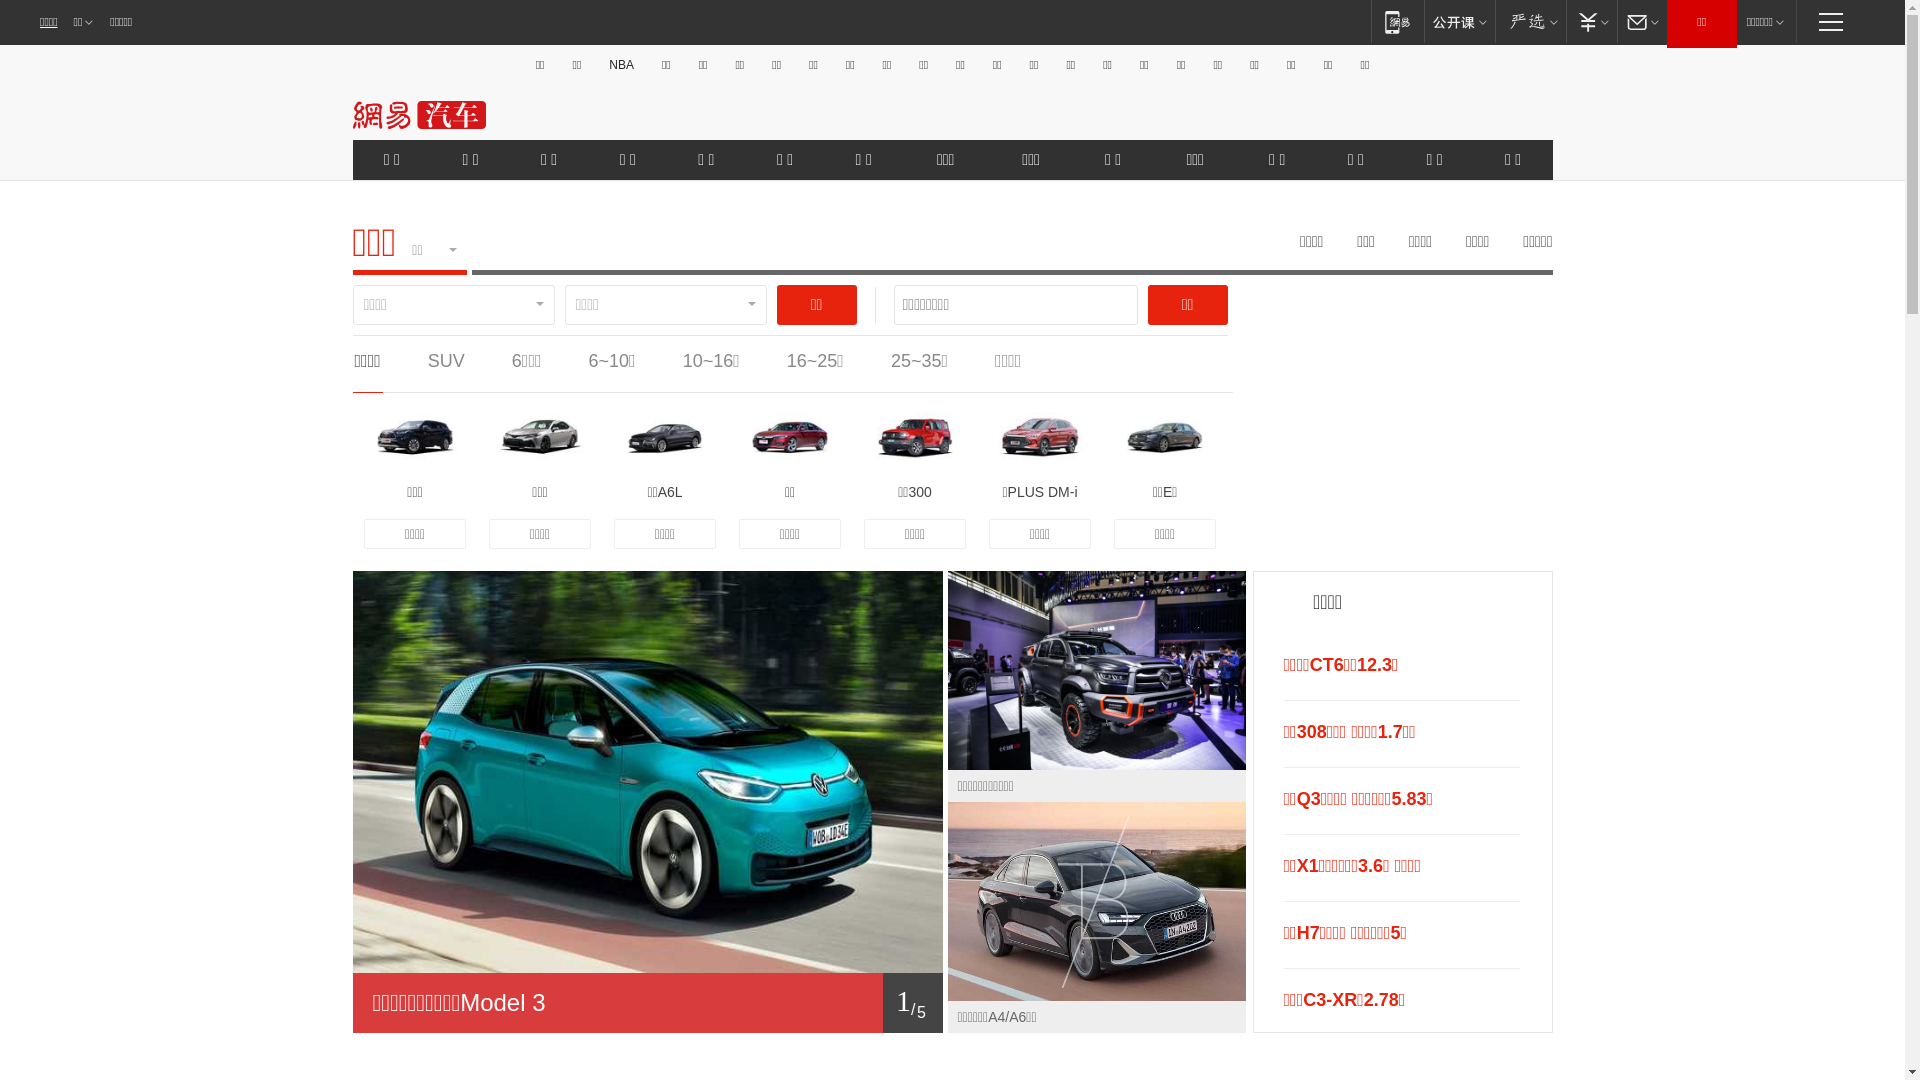  Describe the element at coordinates (445, 361) in the screenshot. I see `'SUV'` at that location.